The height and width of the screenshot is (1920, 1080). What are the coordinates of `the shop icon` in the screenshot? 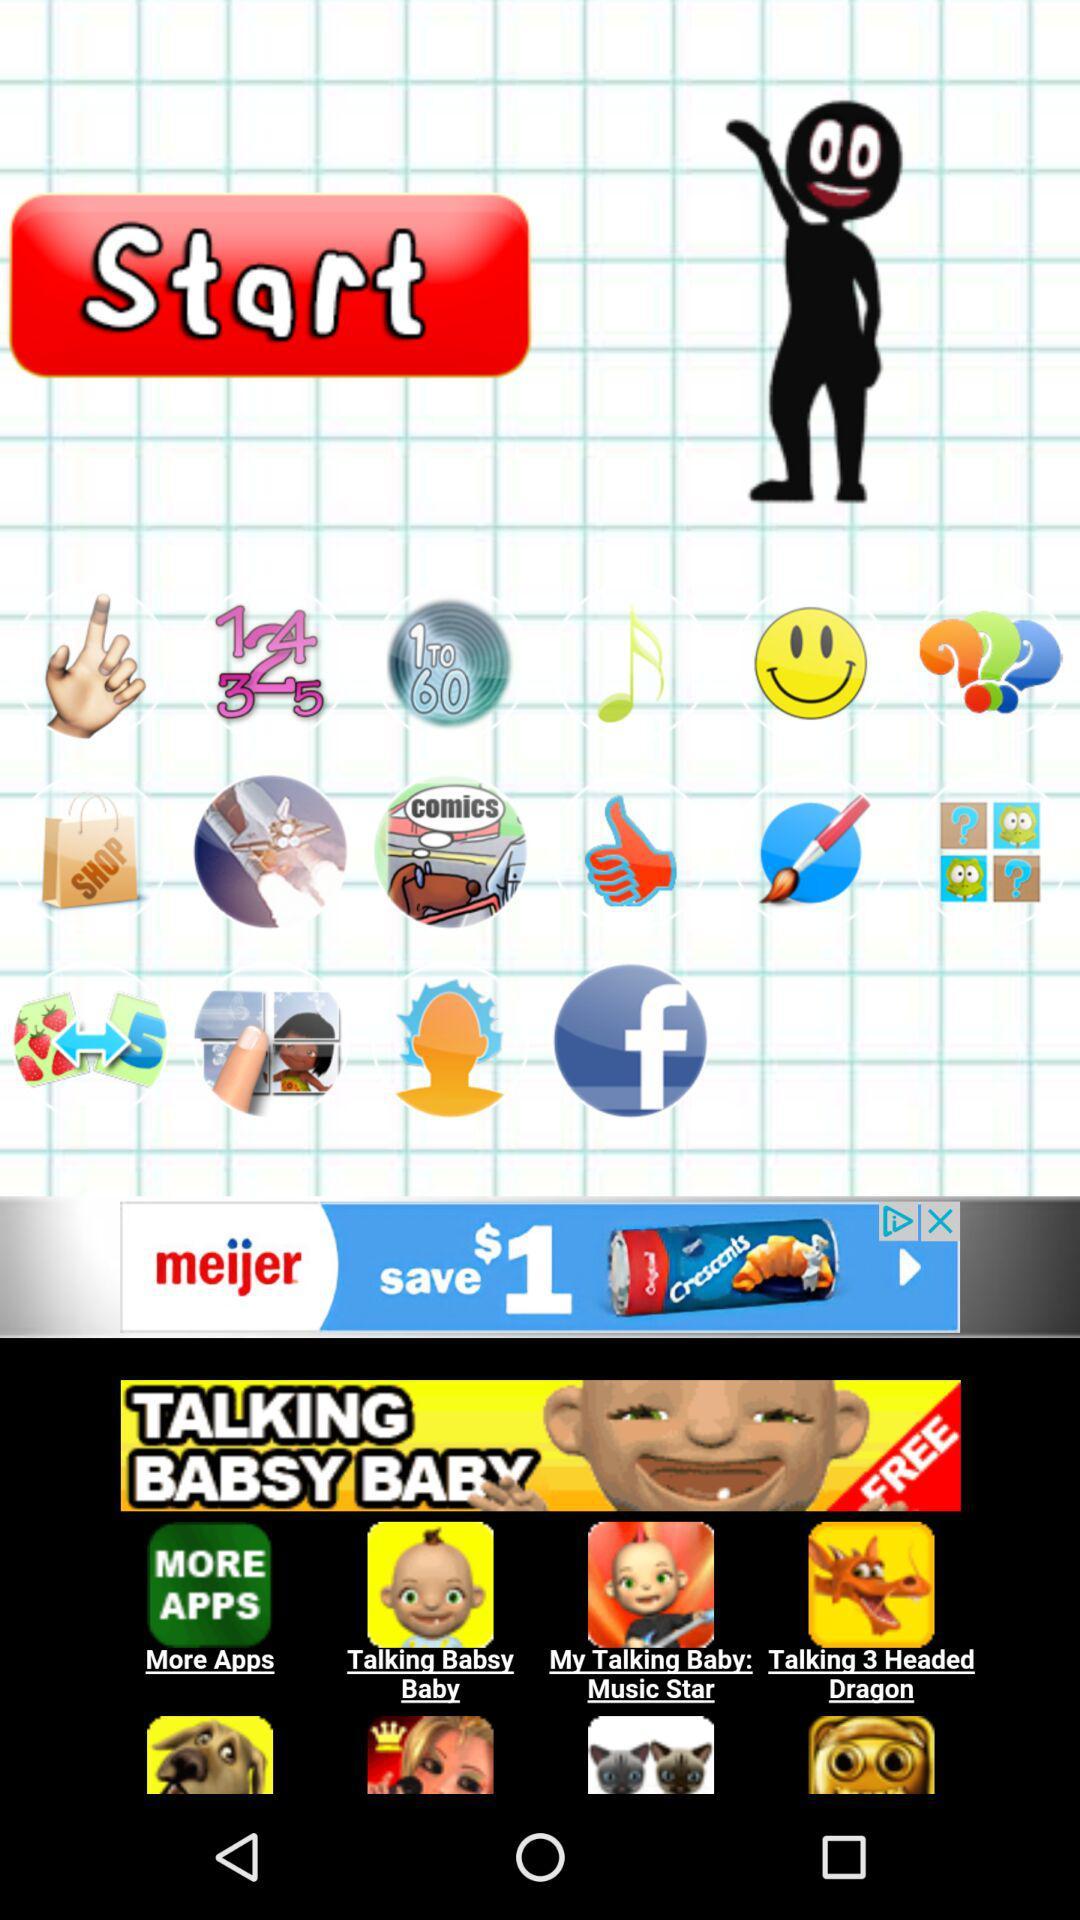 It's located at (88, 910).